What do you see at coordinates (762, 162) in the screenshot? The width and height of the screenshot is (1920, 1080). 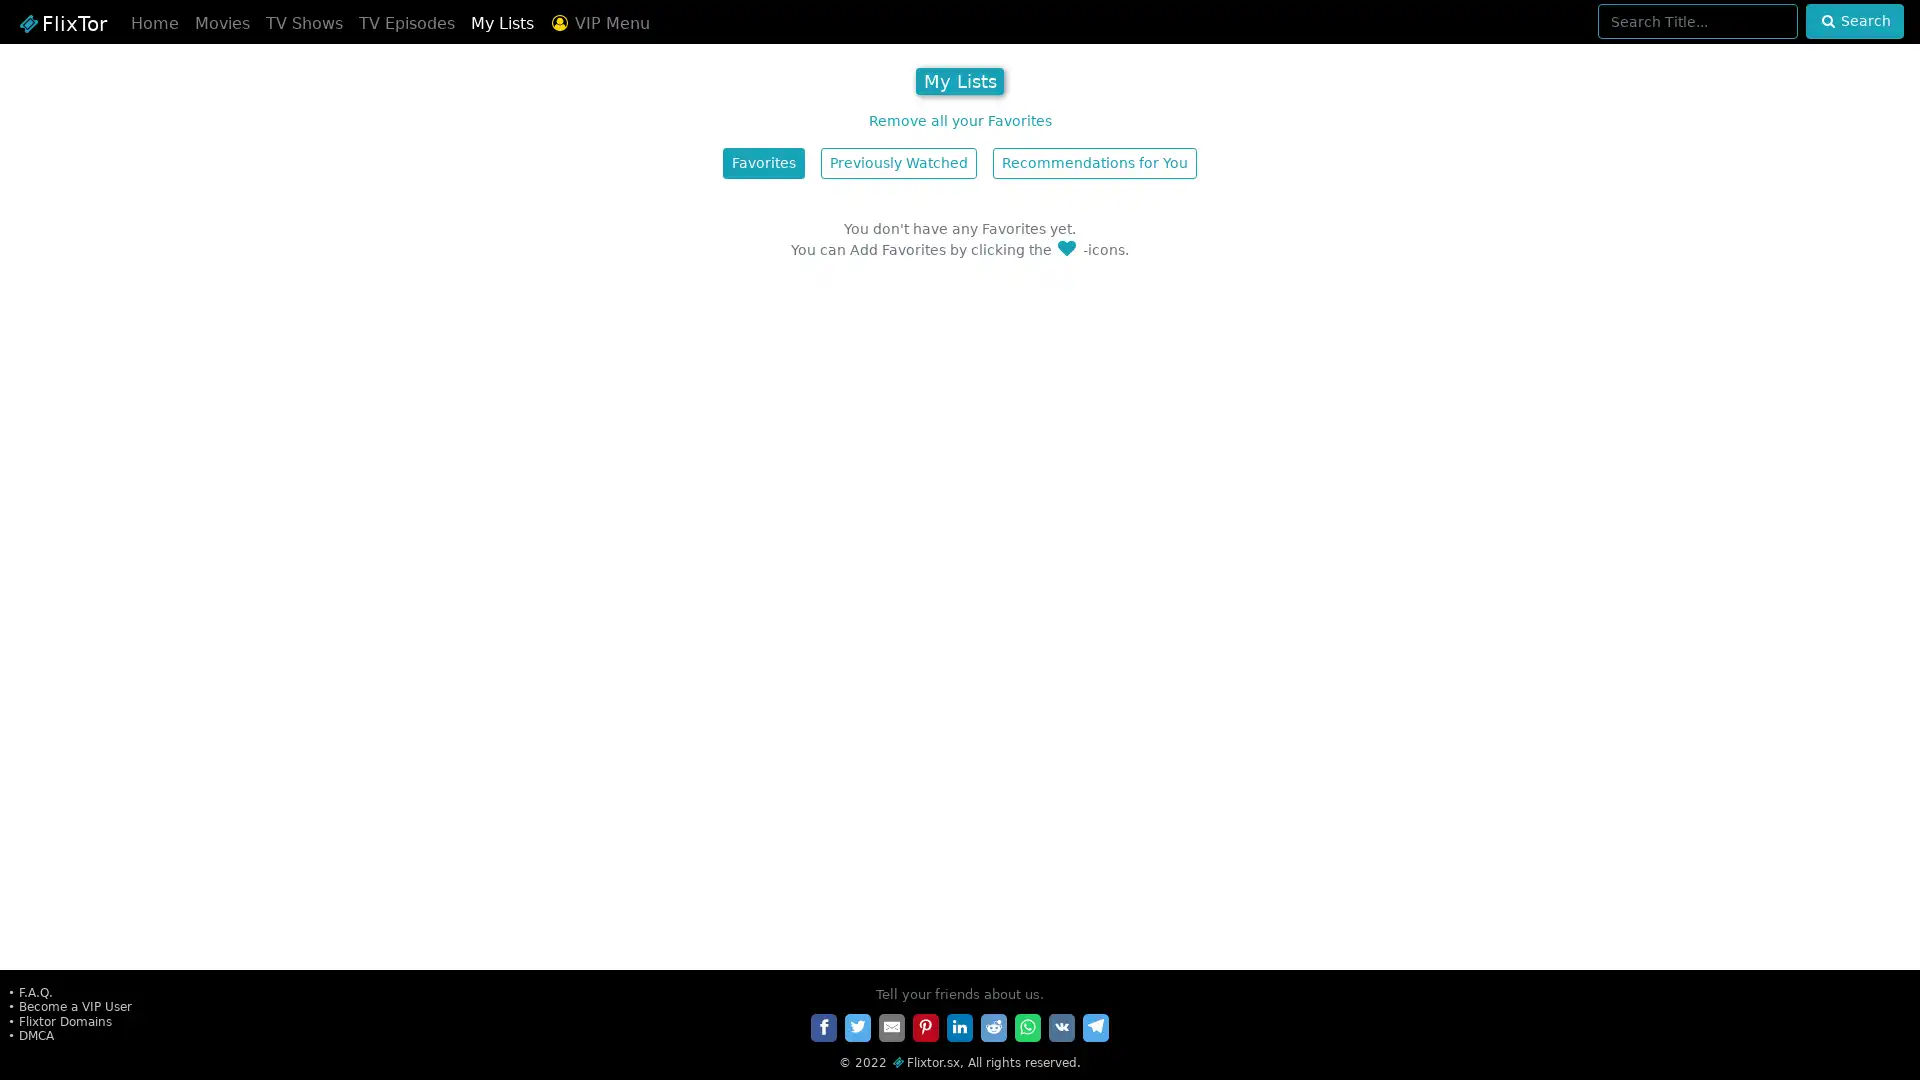 I see `Favorites` at bounding box center [762, 162].